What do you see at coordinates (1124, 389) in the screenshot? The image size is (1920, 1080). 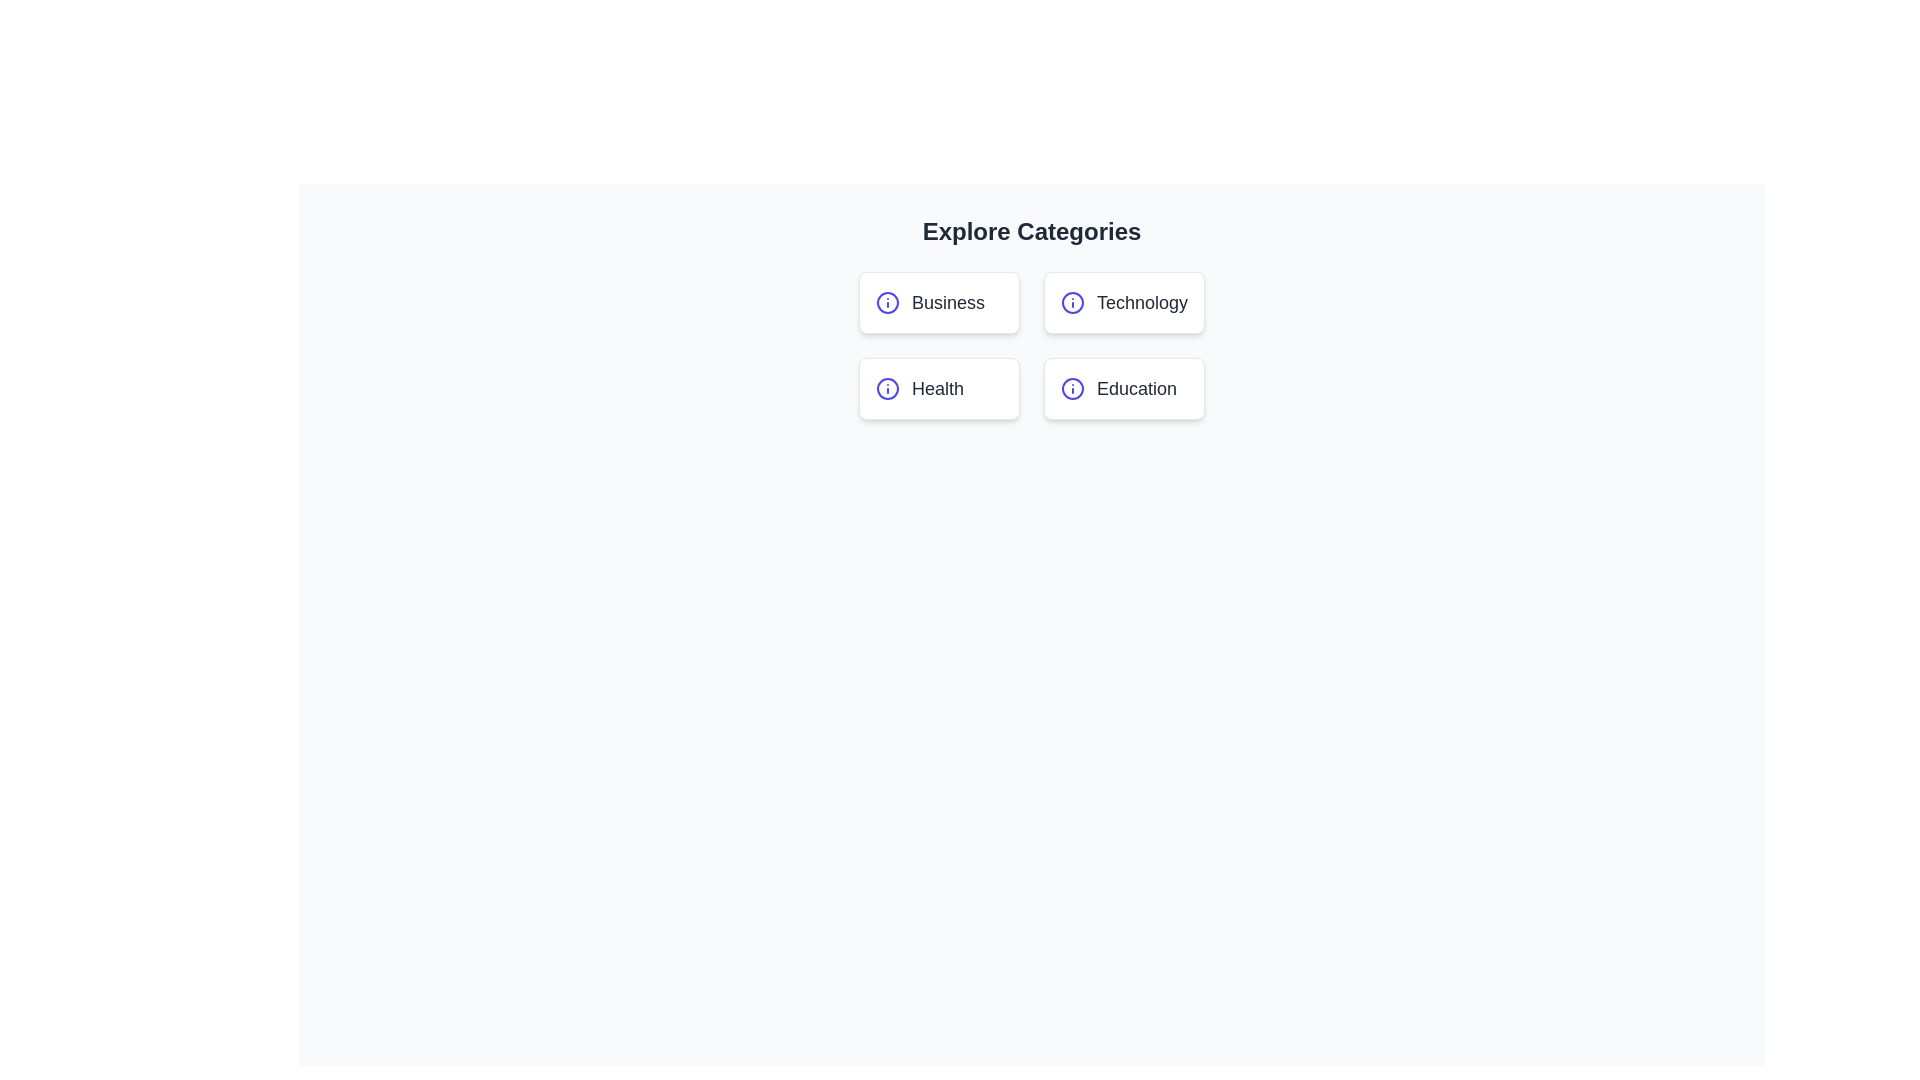 I see `the 'Education' label located in the bottom-right card of the grid representing different categories` at bounding box center [1124, 389].